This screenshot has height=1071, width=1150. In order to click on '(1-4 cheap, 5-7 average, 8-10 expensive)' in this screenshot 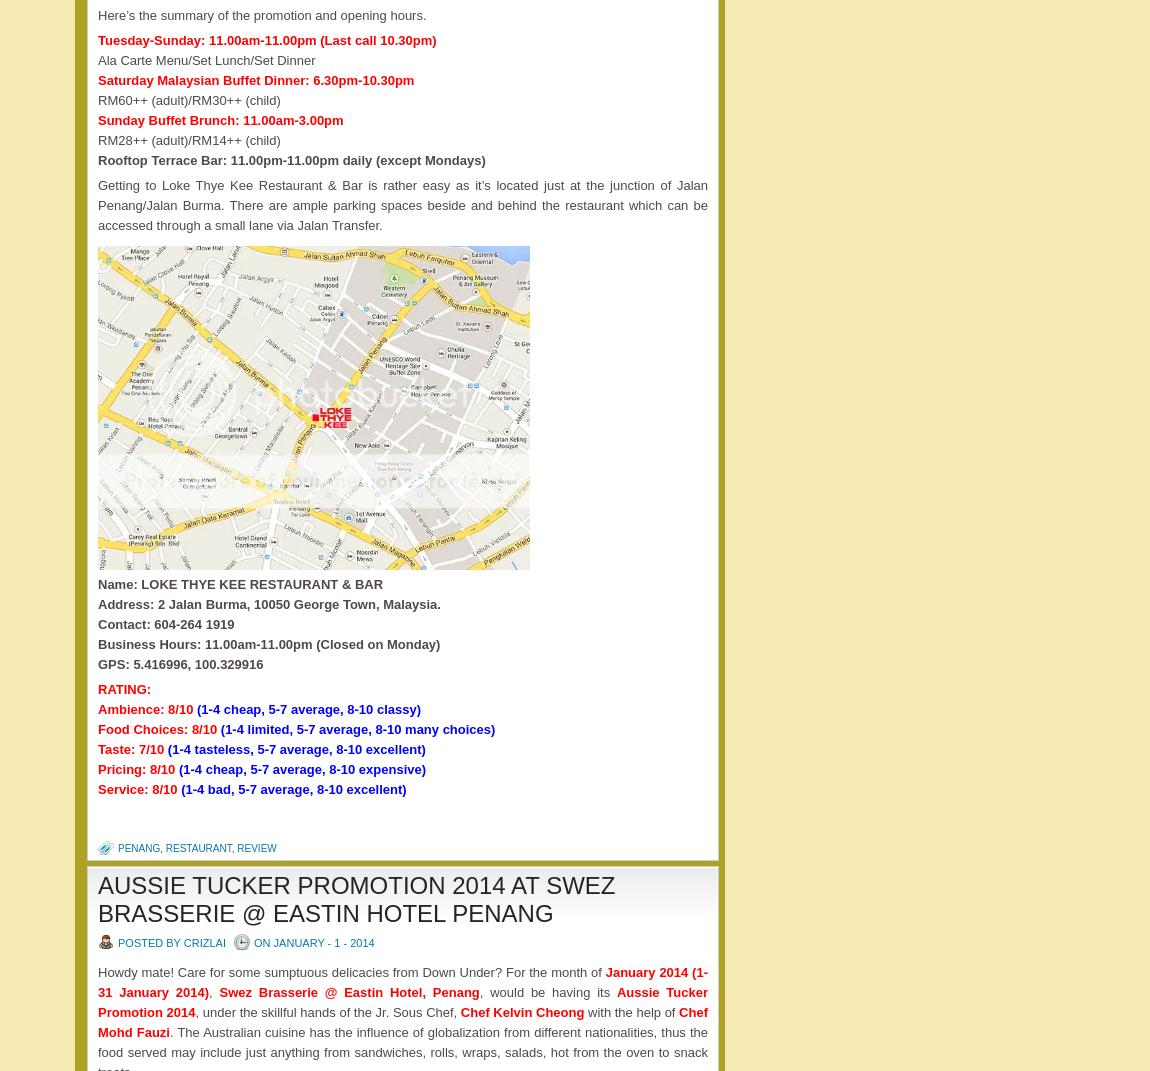, I will do `click(301, 768)`.